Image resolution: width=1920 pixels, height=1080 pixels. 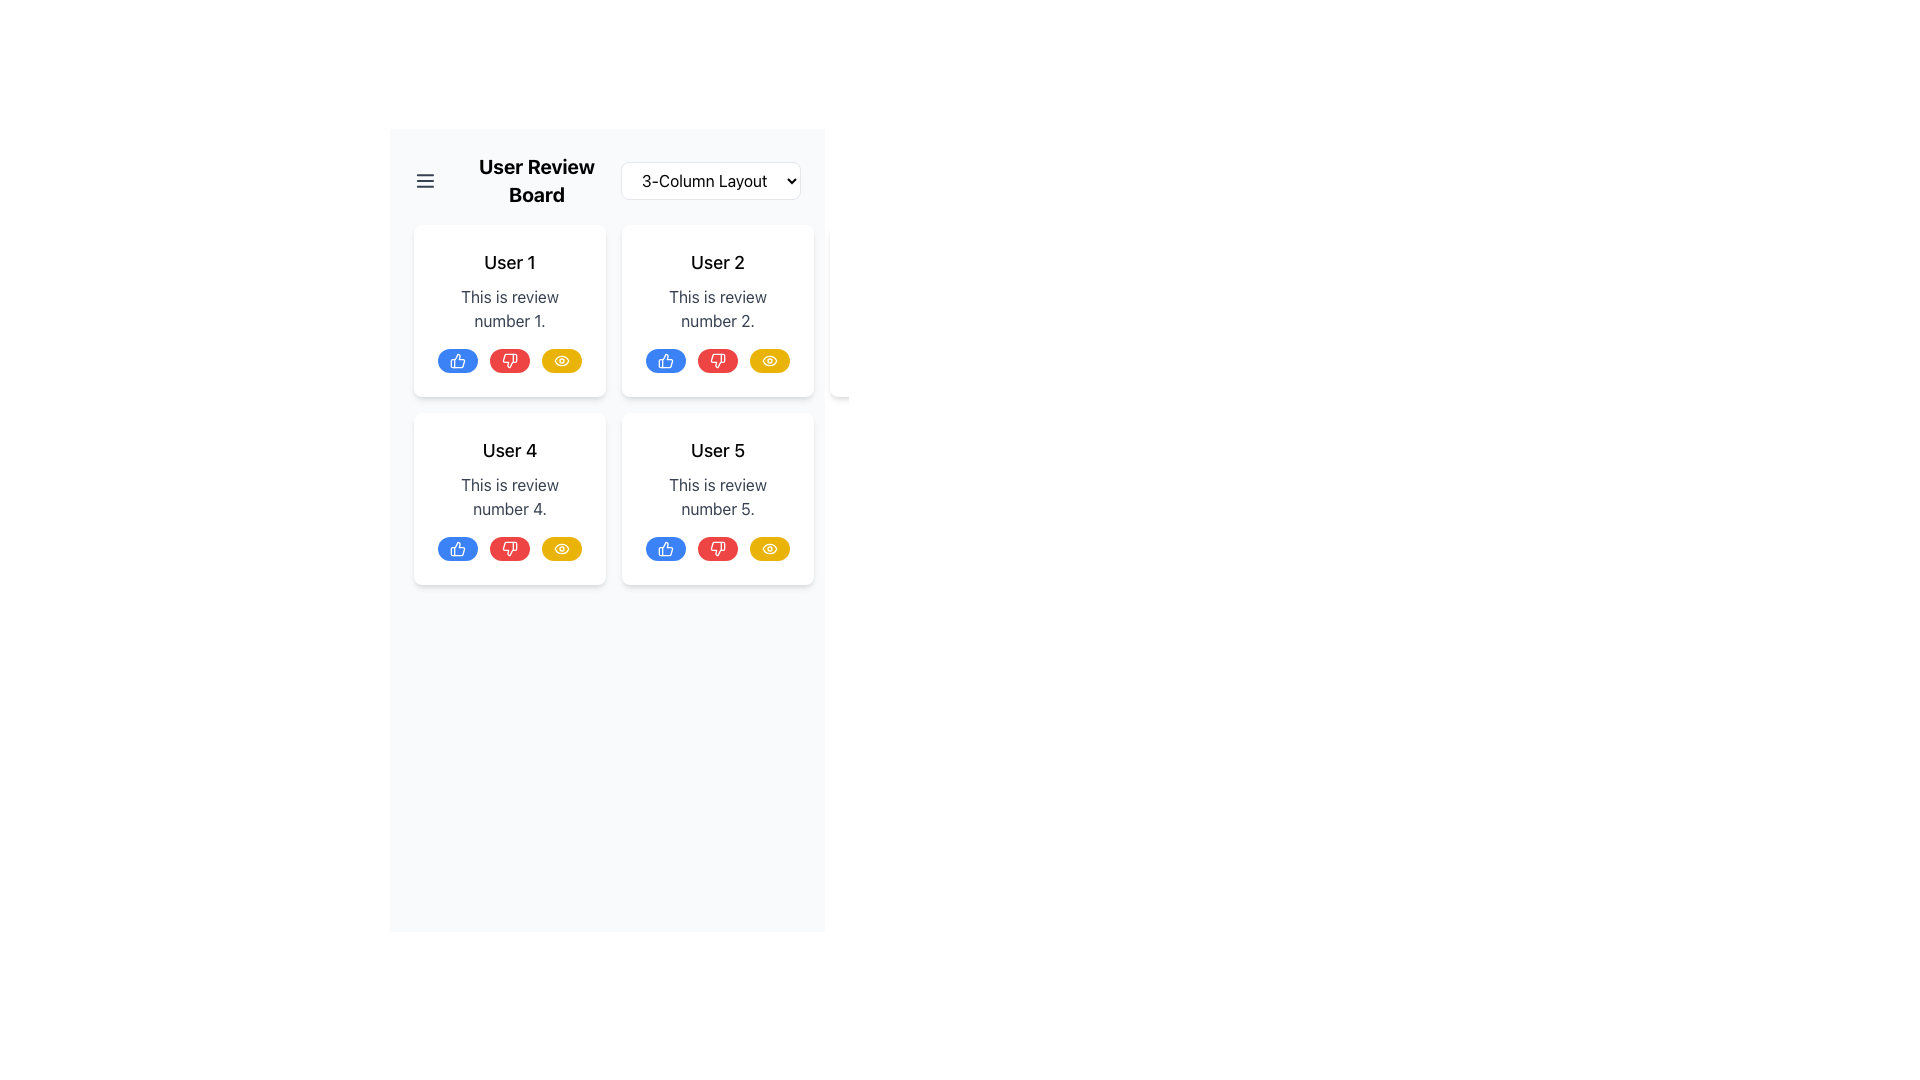 I want to click on the text label identifying the user associated with the review in the second card of the grid layout, so click(x=718, y=261).